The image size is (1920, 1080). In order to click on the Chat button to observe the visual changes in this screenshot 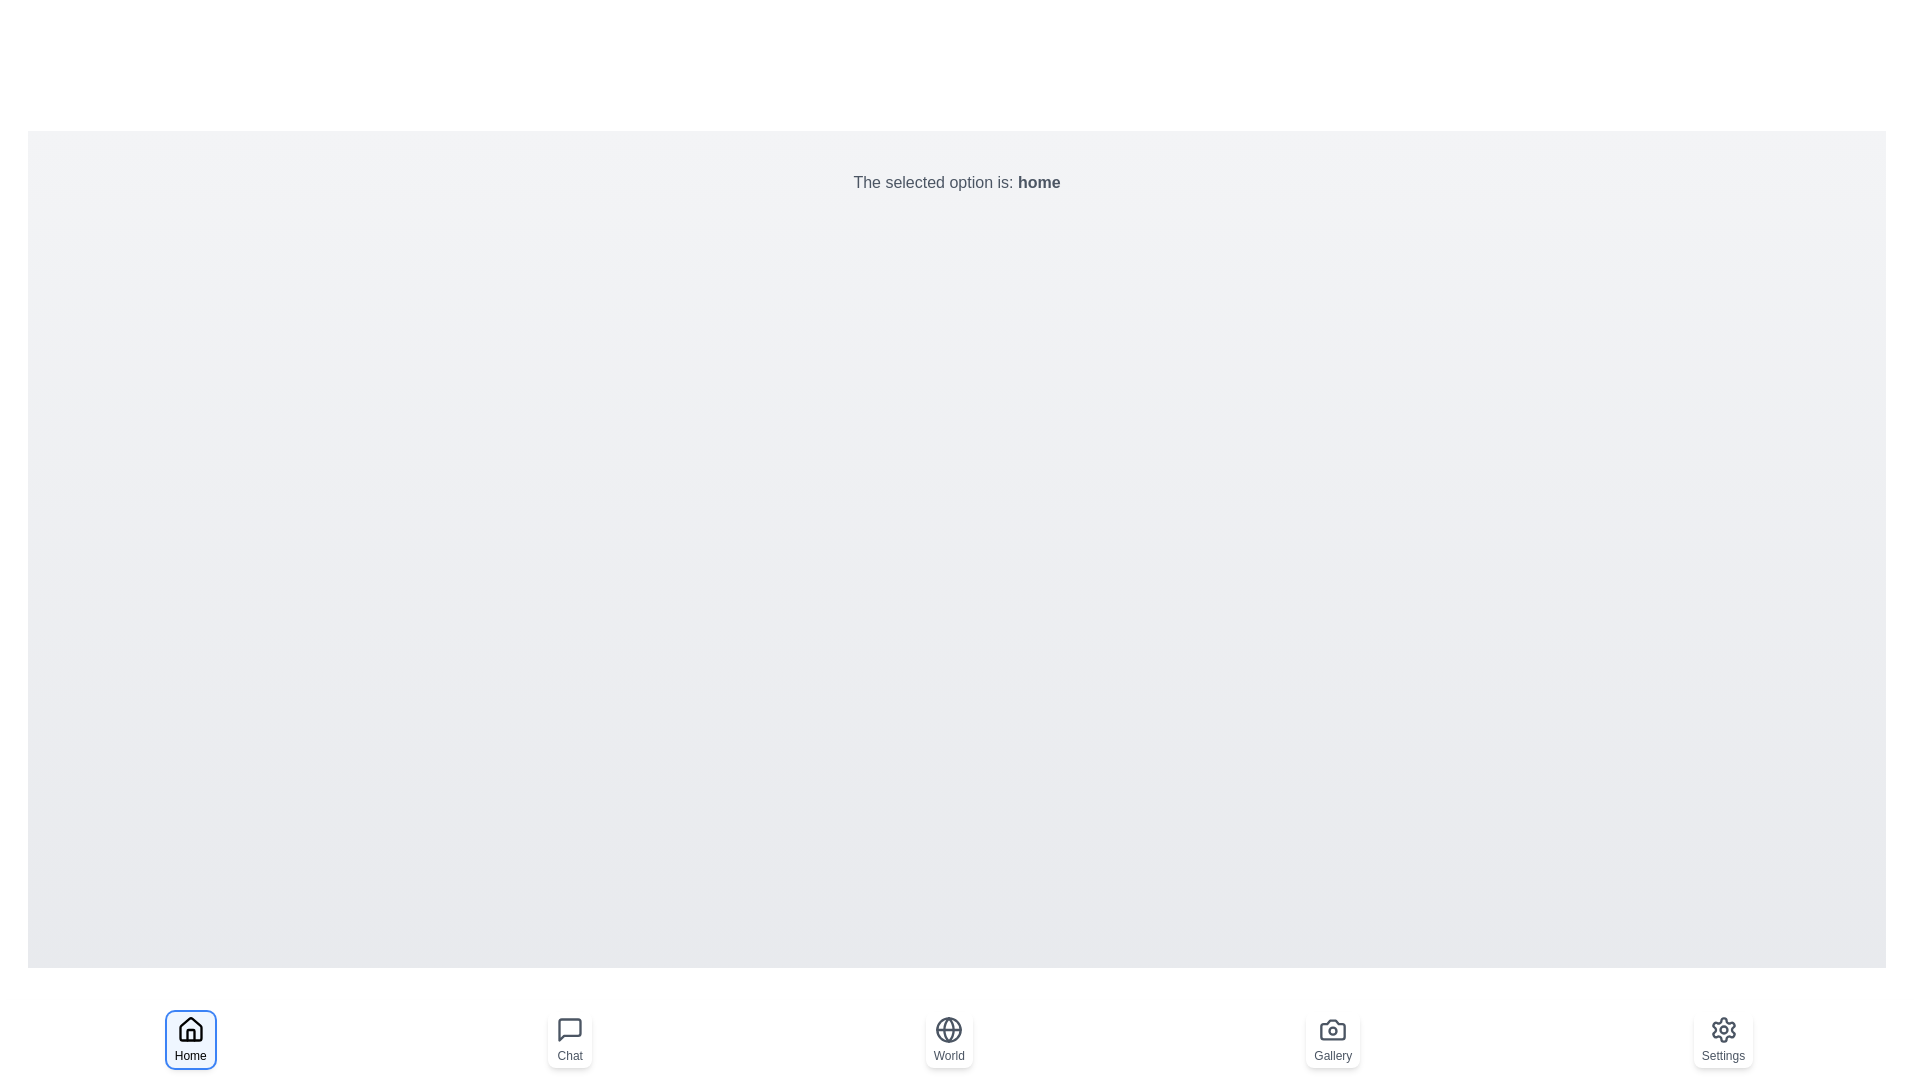, I will do `click(569, 1039)`.